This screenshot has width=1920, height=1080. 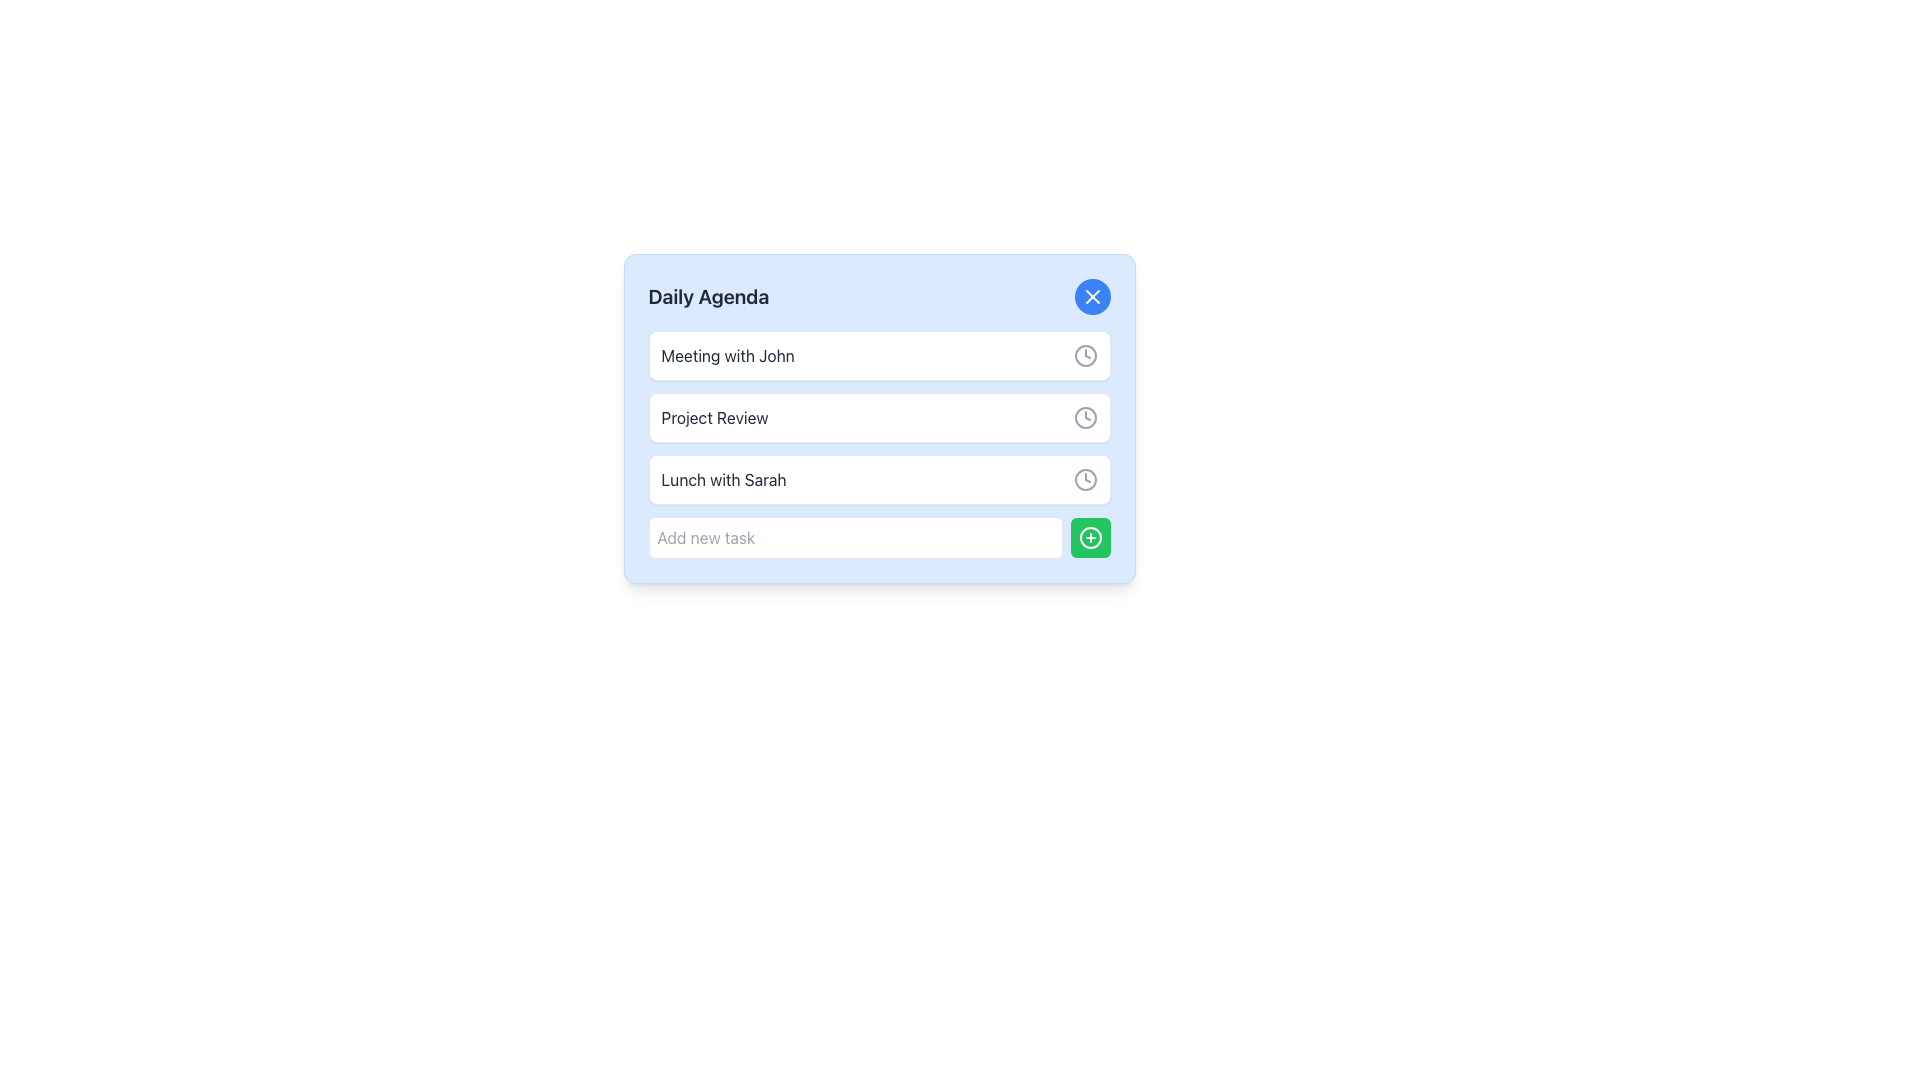 What do you see at coordinates (1091, 297) in the screenshot?
I see `the close icon within the rounded blue button in the top-right corner of the 'Daily Agenda' panel` at bounding box center [1091, 297].